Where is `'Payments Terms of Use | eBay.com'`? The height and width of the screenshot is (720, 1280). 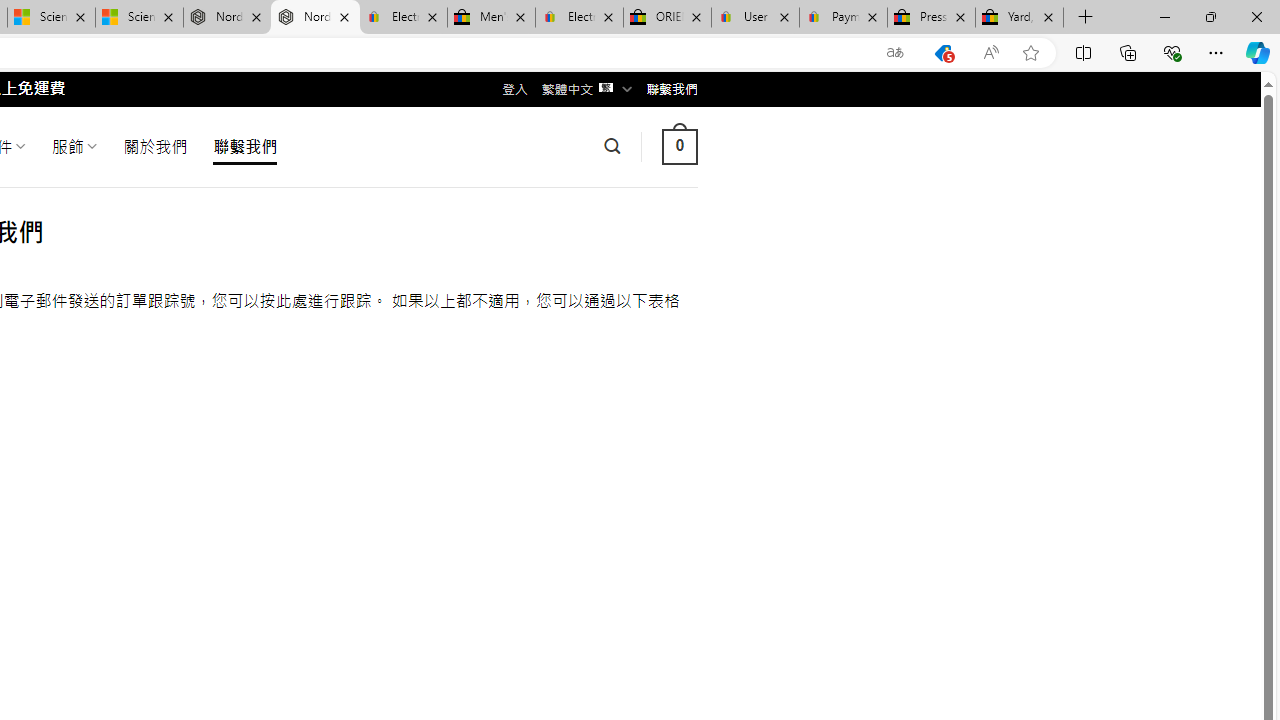 'Payments Terms of Use | eBay.com' is located at coordinates (843, 17).